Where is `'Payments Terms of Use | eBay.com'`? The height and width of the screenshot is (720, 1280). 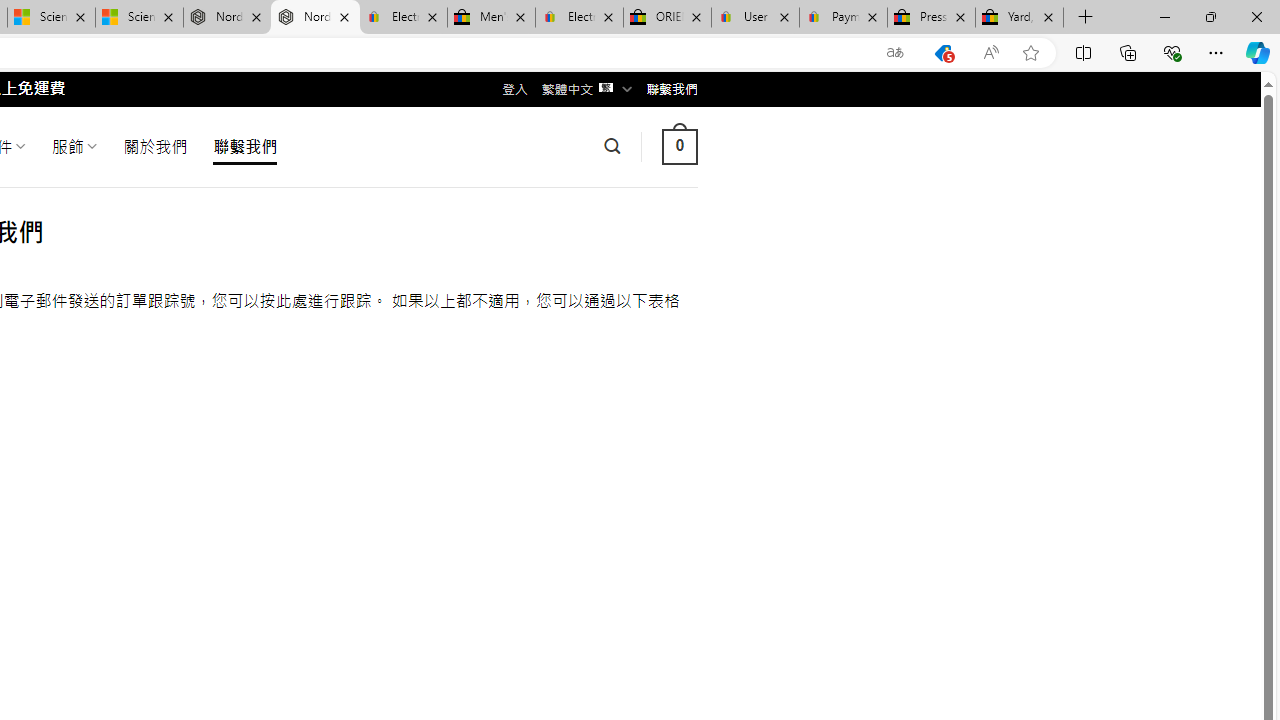 'Payments Terms of Use | eBay.com' is located at coordinates (843, 17).